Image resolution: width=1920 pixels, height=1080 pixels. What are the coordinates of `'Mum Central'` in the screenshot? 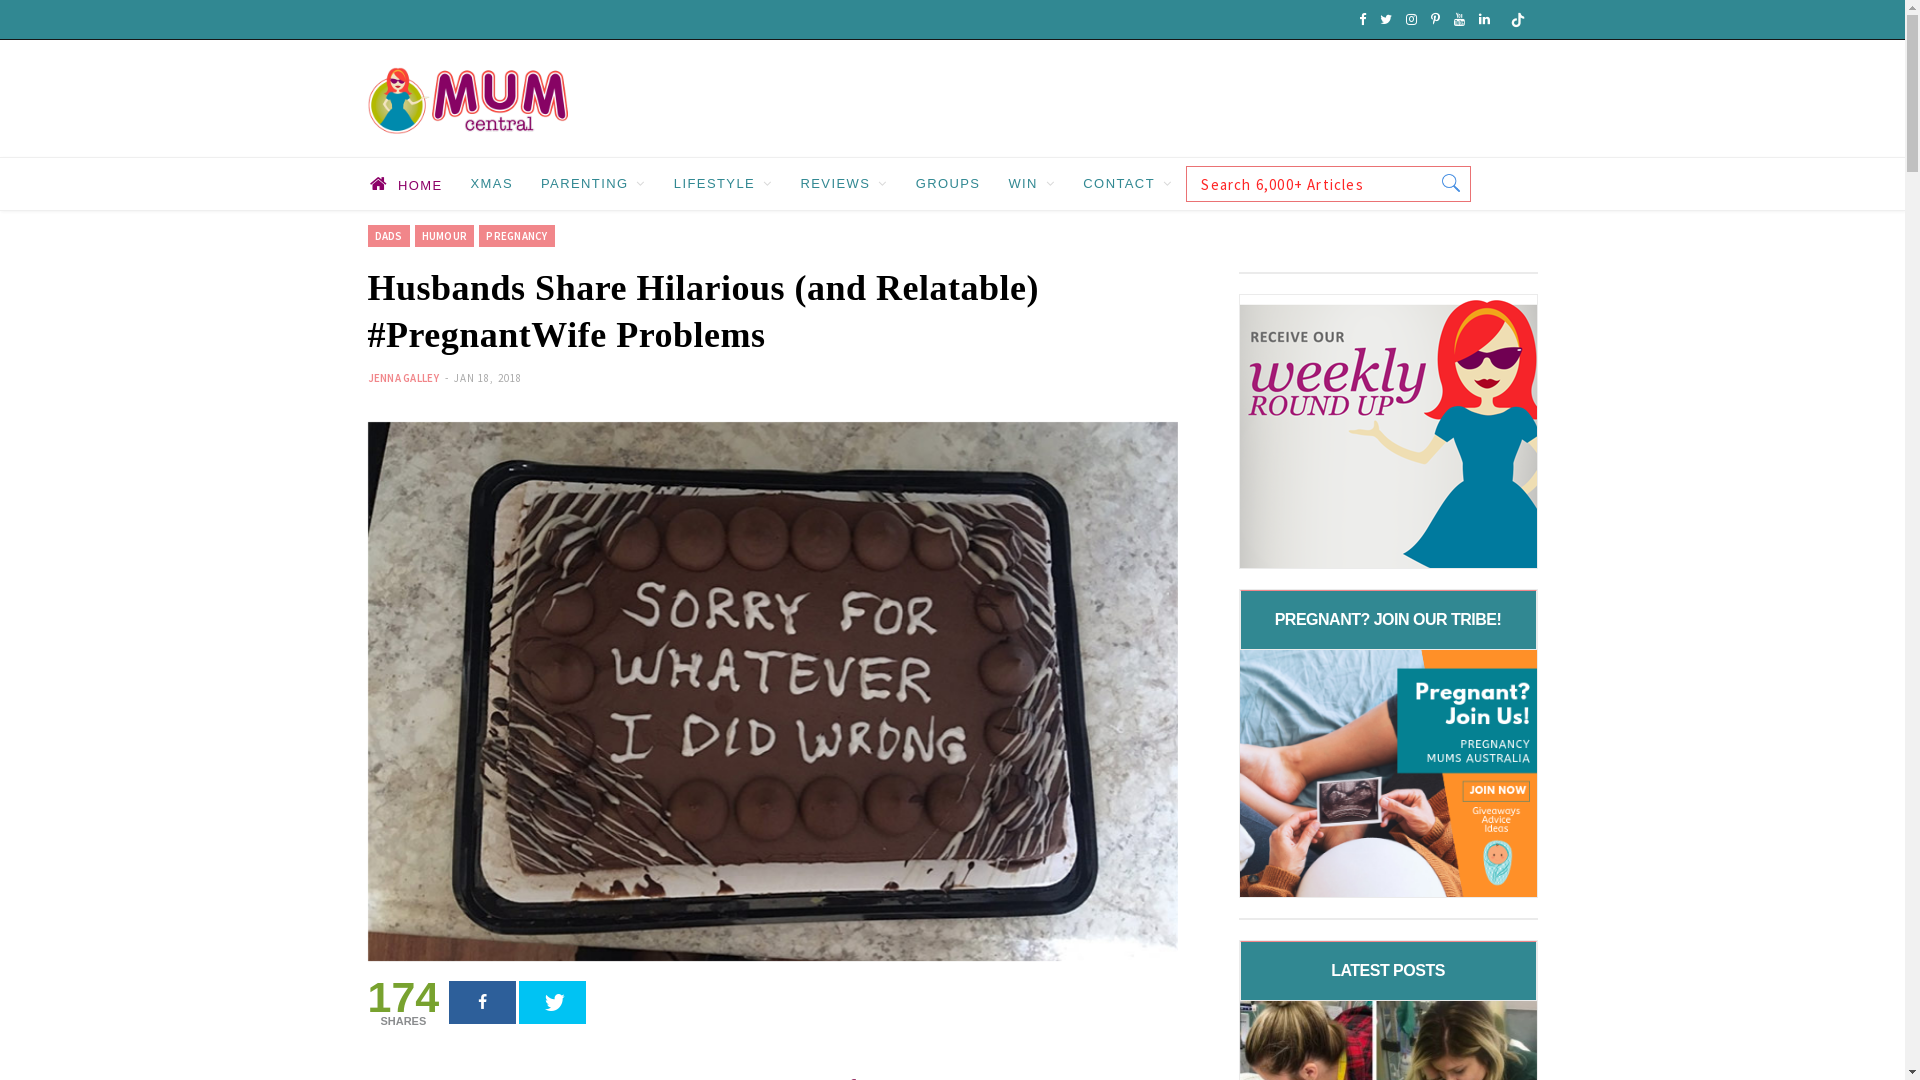 It's located at (467, 108).